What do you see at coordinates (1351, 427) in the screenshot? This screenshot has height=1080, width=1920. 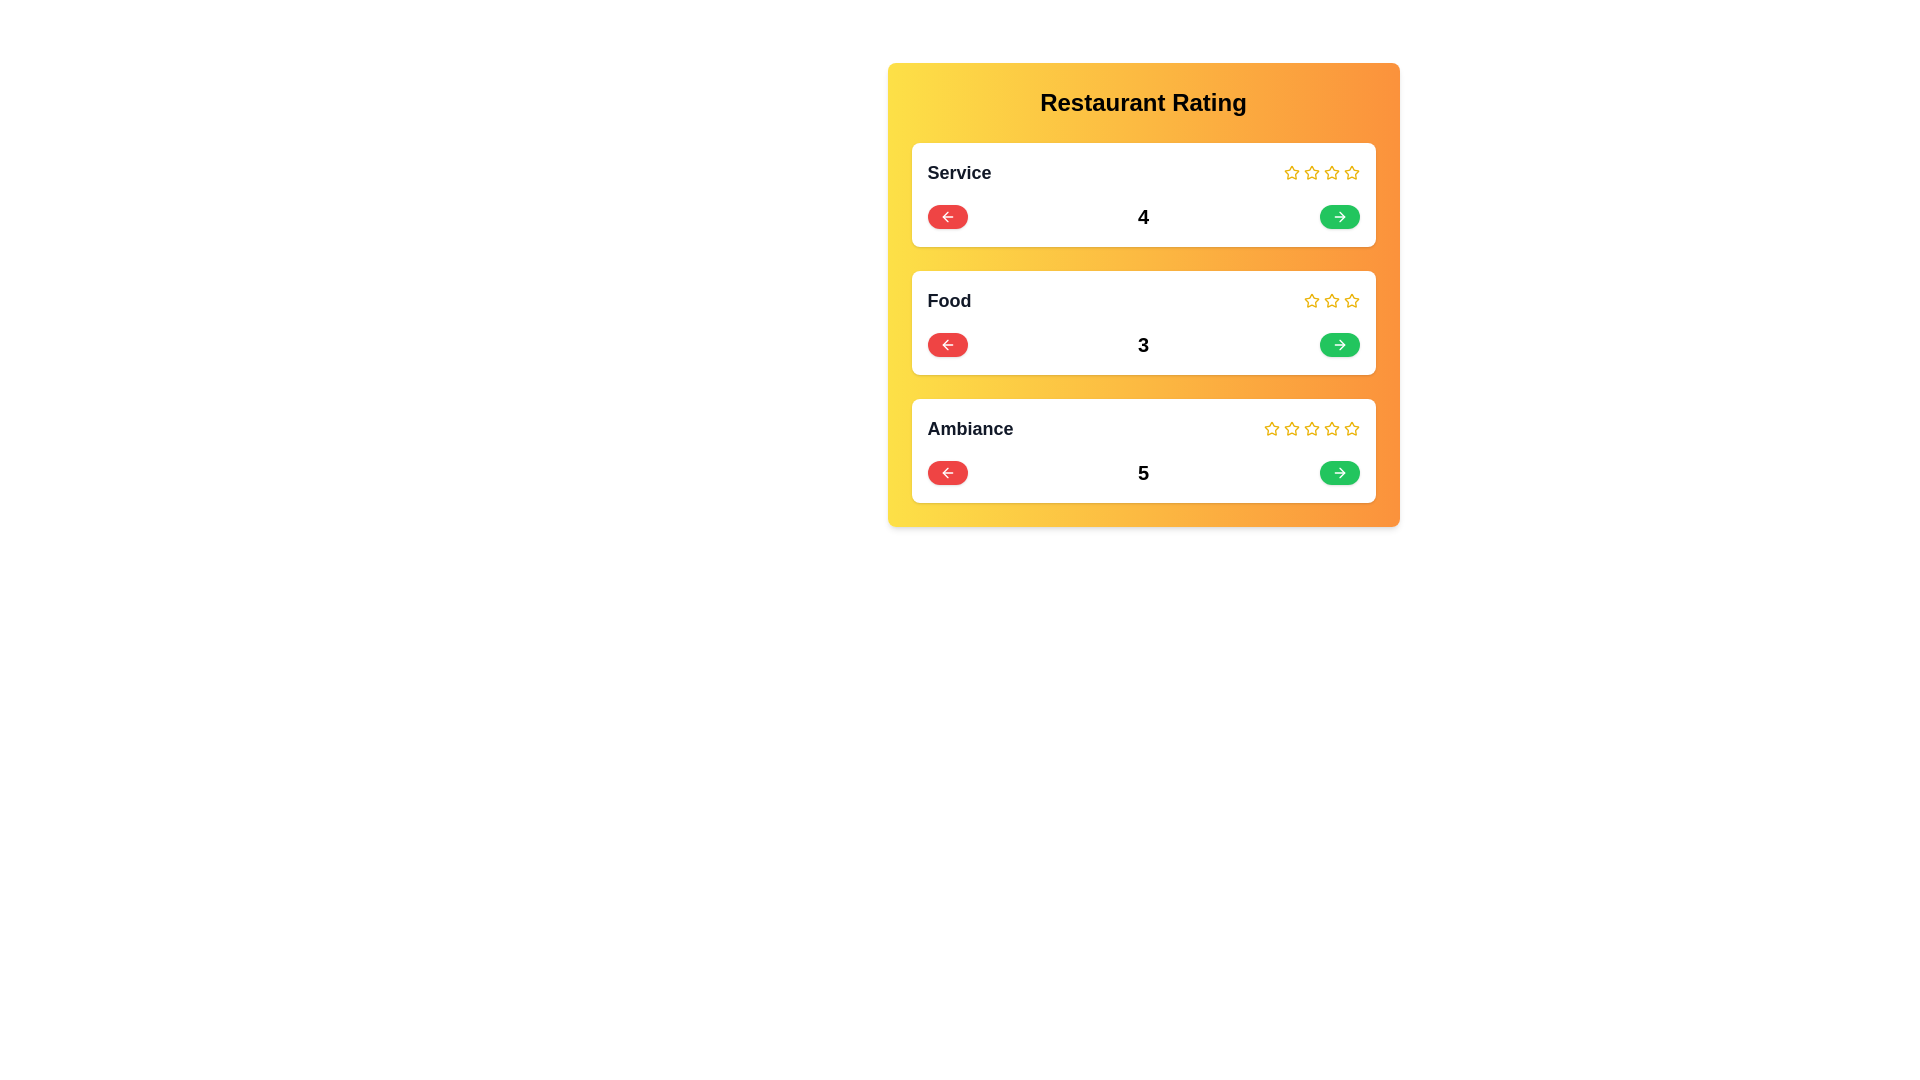 I see `the fifth gold star icon in the 'Ambiance' section to rate it as five stars` at bounding box center [1351, 427].